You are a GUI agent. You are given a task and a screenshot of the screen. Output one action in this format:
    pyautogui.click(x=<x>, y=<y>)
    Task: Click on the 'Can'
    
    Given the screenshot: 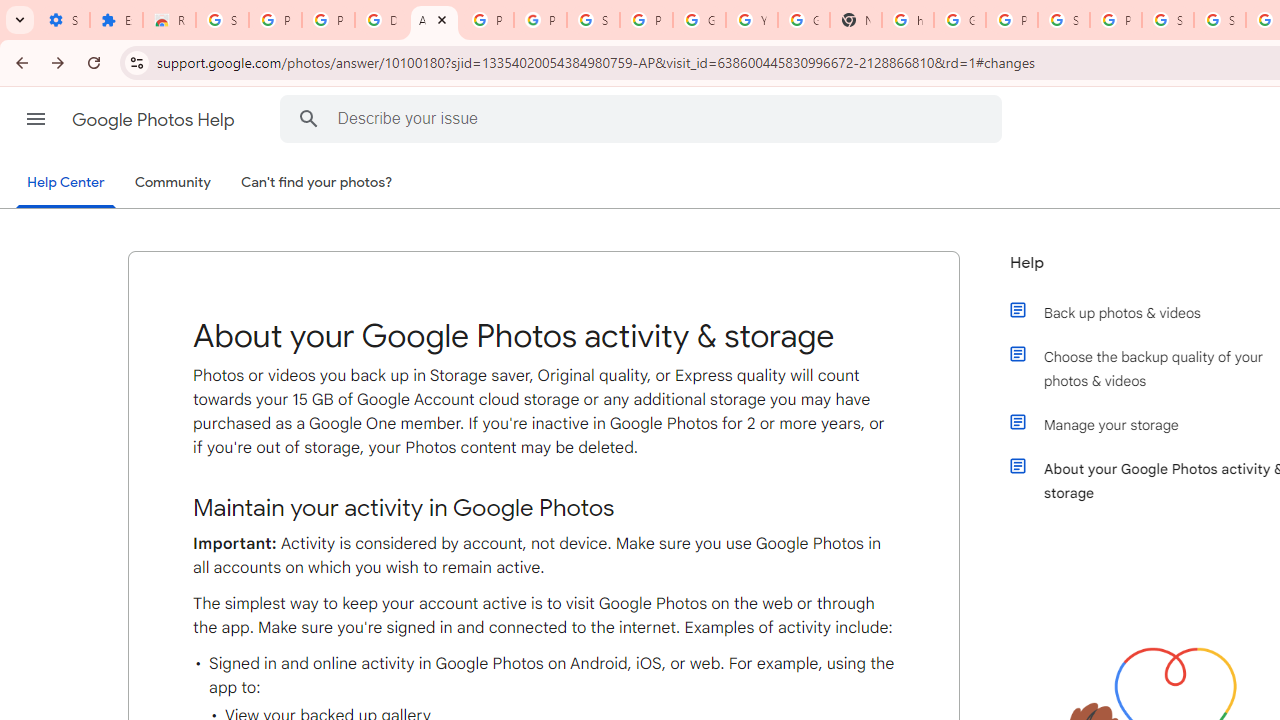 What is the action you would take?
    pyautogui.click(x=316, y=183)
    